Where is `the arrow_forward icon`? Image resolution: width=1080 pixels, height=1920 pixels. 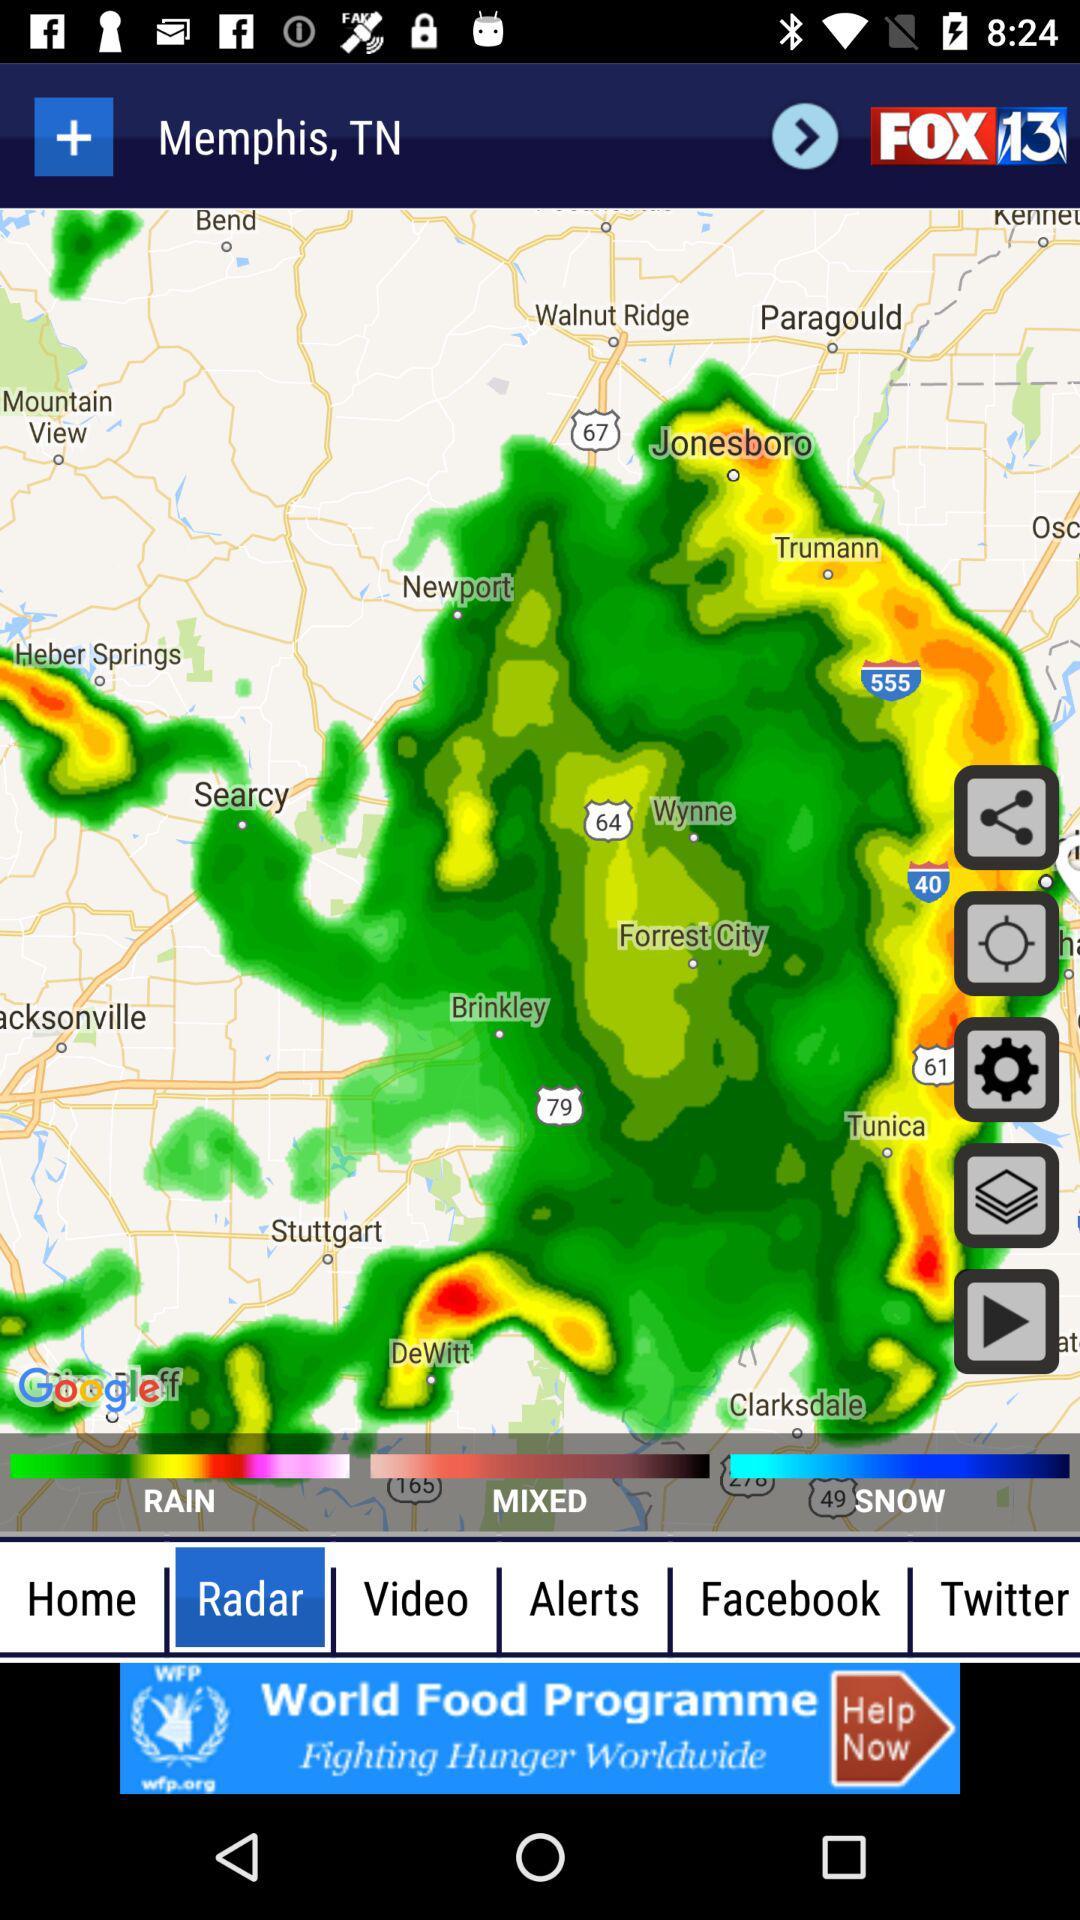
the arrow_forward icon is located at coordinates (804, 135).